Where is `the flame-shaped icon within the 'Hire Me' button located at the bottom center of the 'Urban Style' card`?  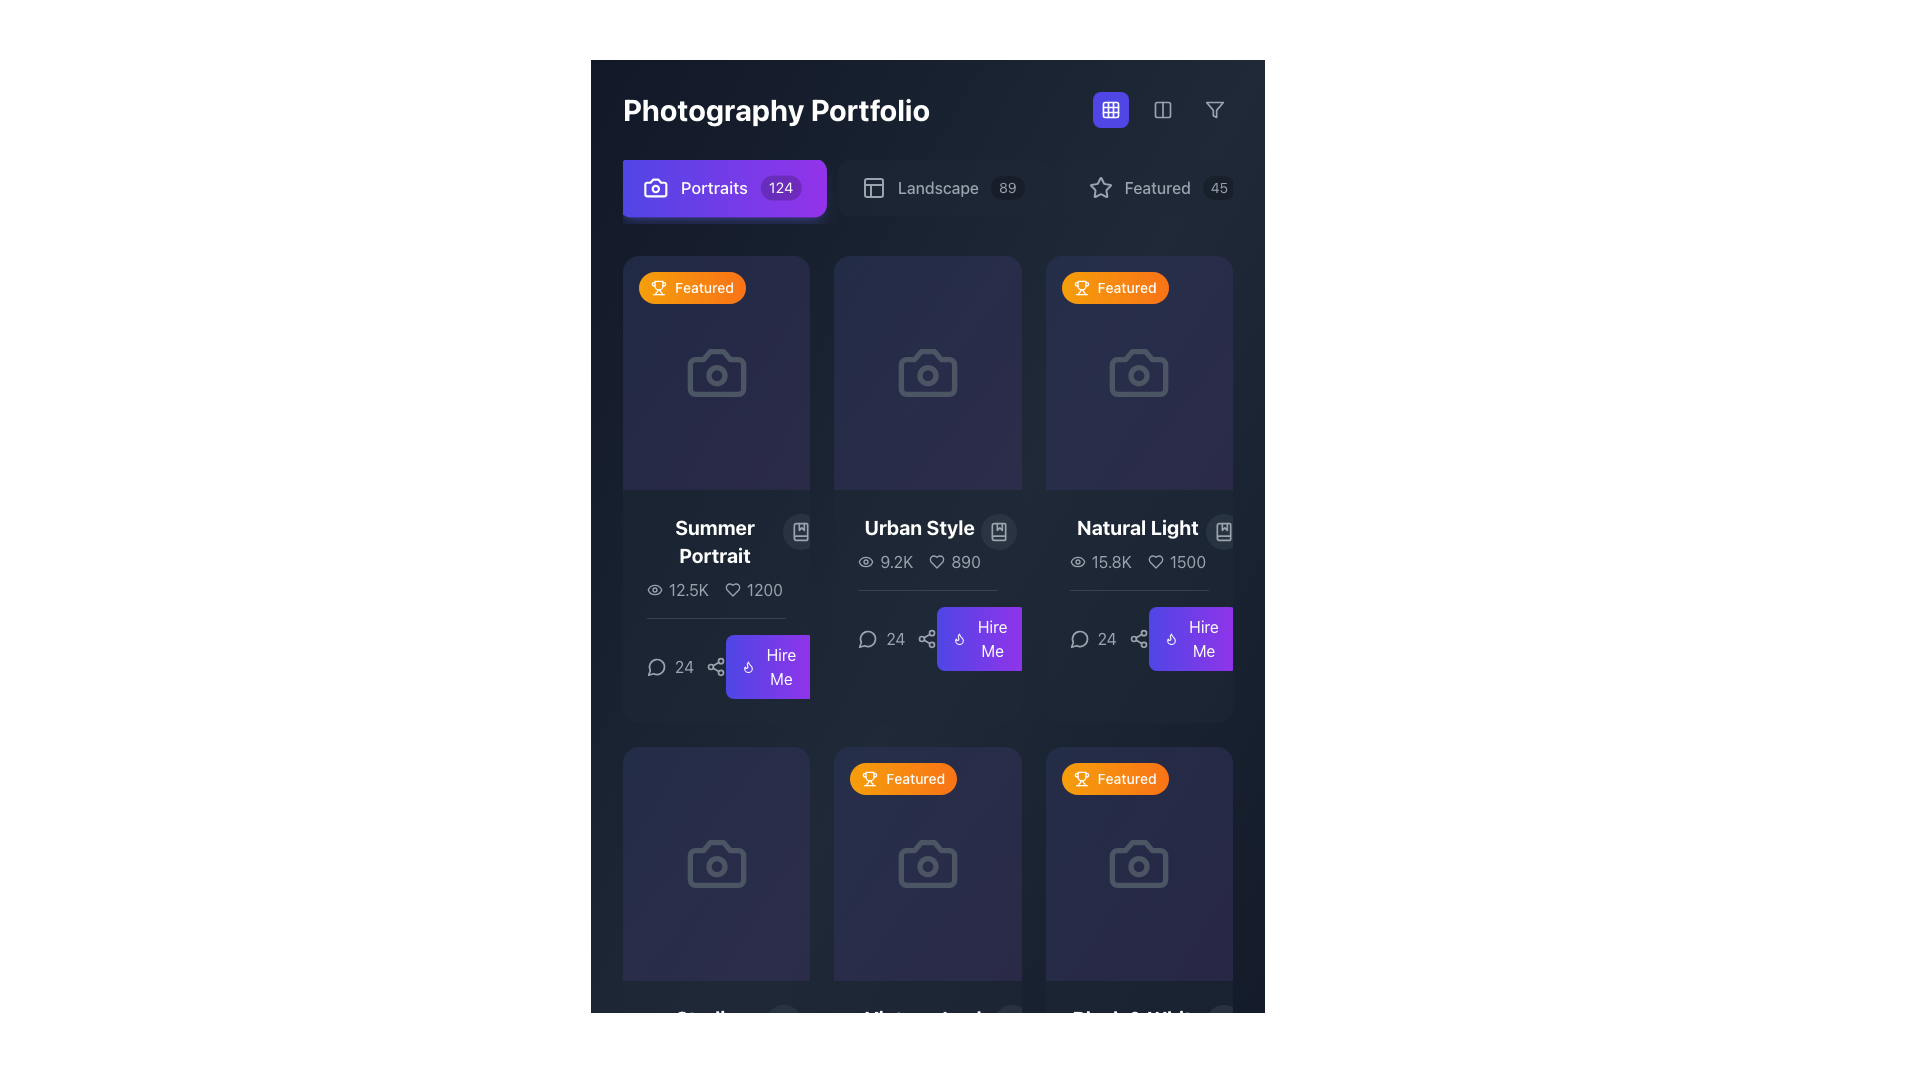
the flame-shaped icon within the 'Hire Me' button located at the bottom center of the 'Urban Style' card is located at coordinates (747, 667).